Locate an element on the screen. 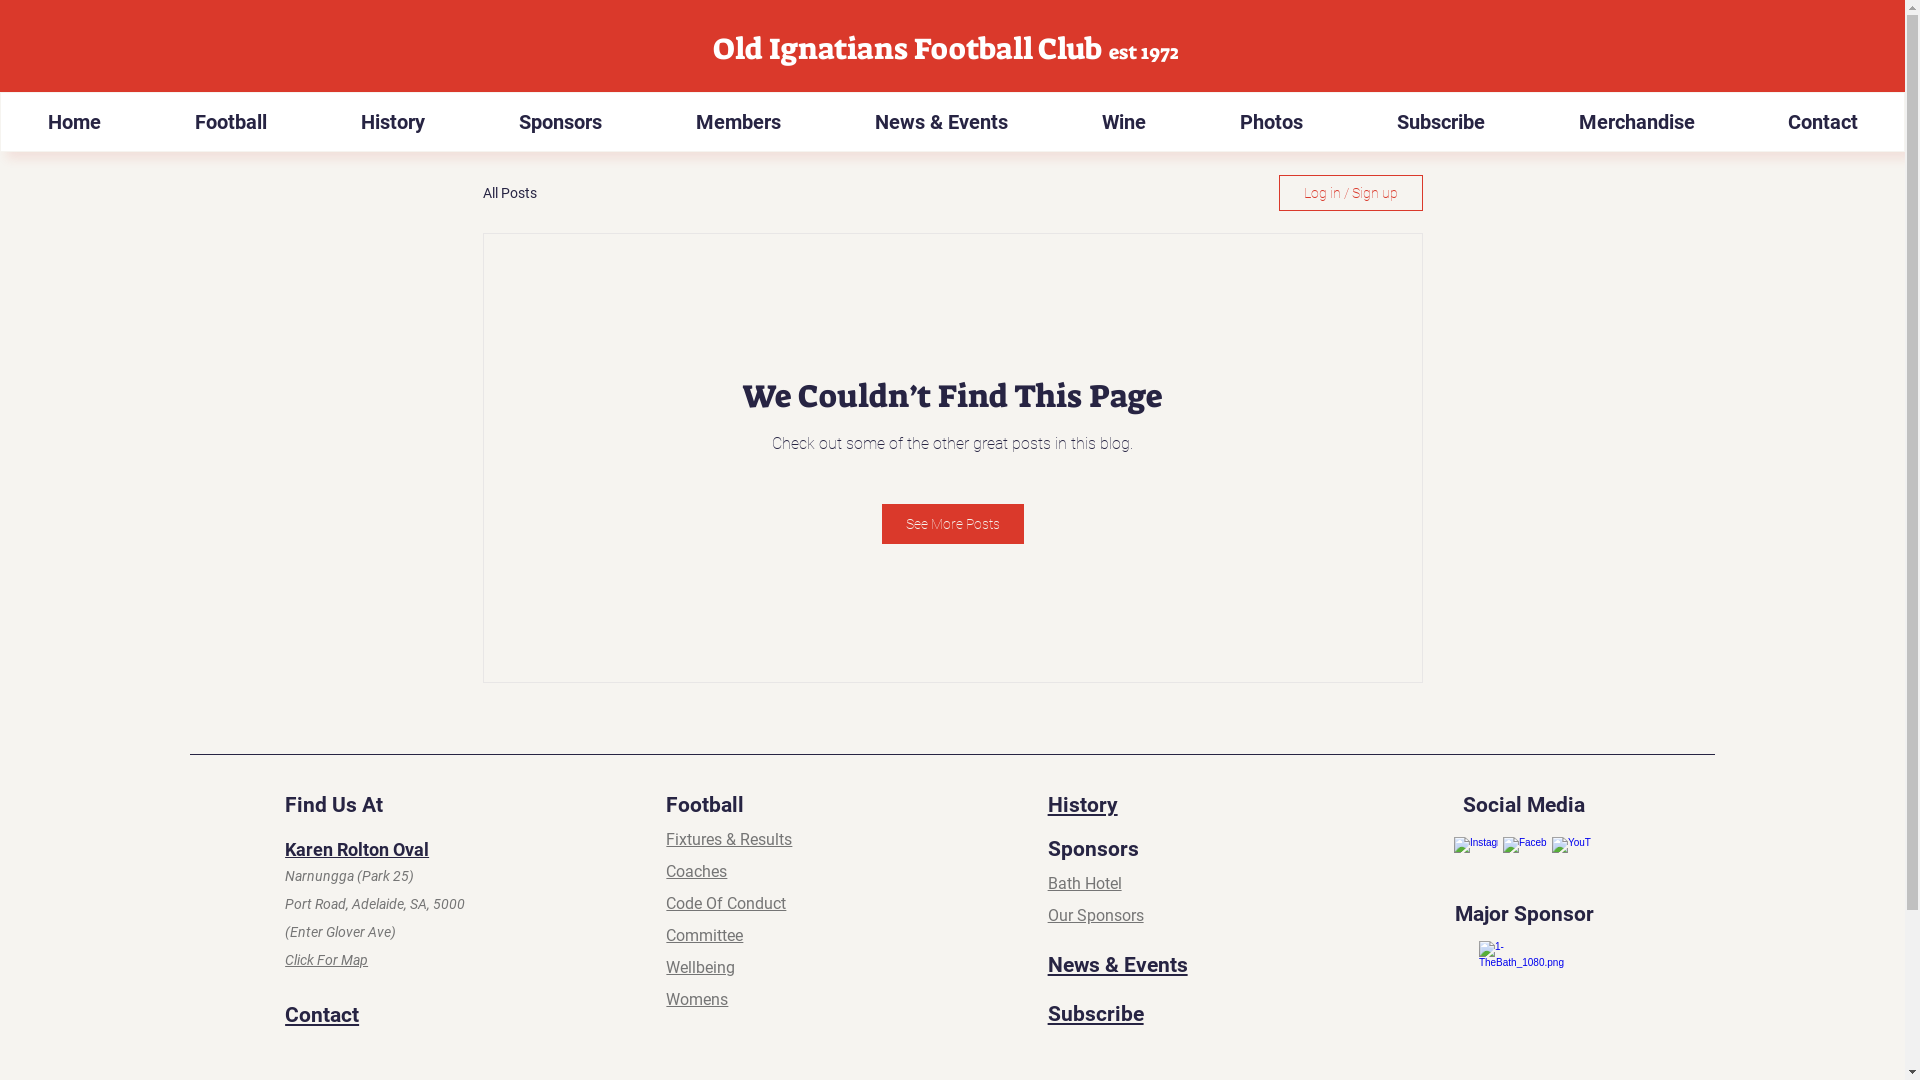 The image size is (1920, 1080). 'Bath Hotel' is located at coordinates (1083, 882).